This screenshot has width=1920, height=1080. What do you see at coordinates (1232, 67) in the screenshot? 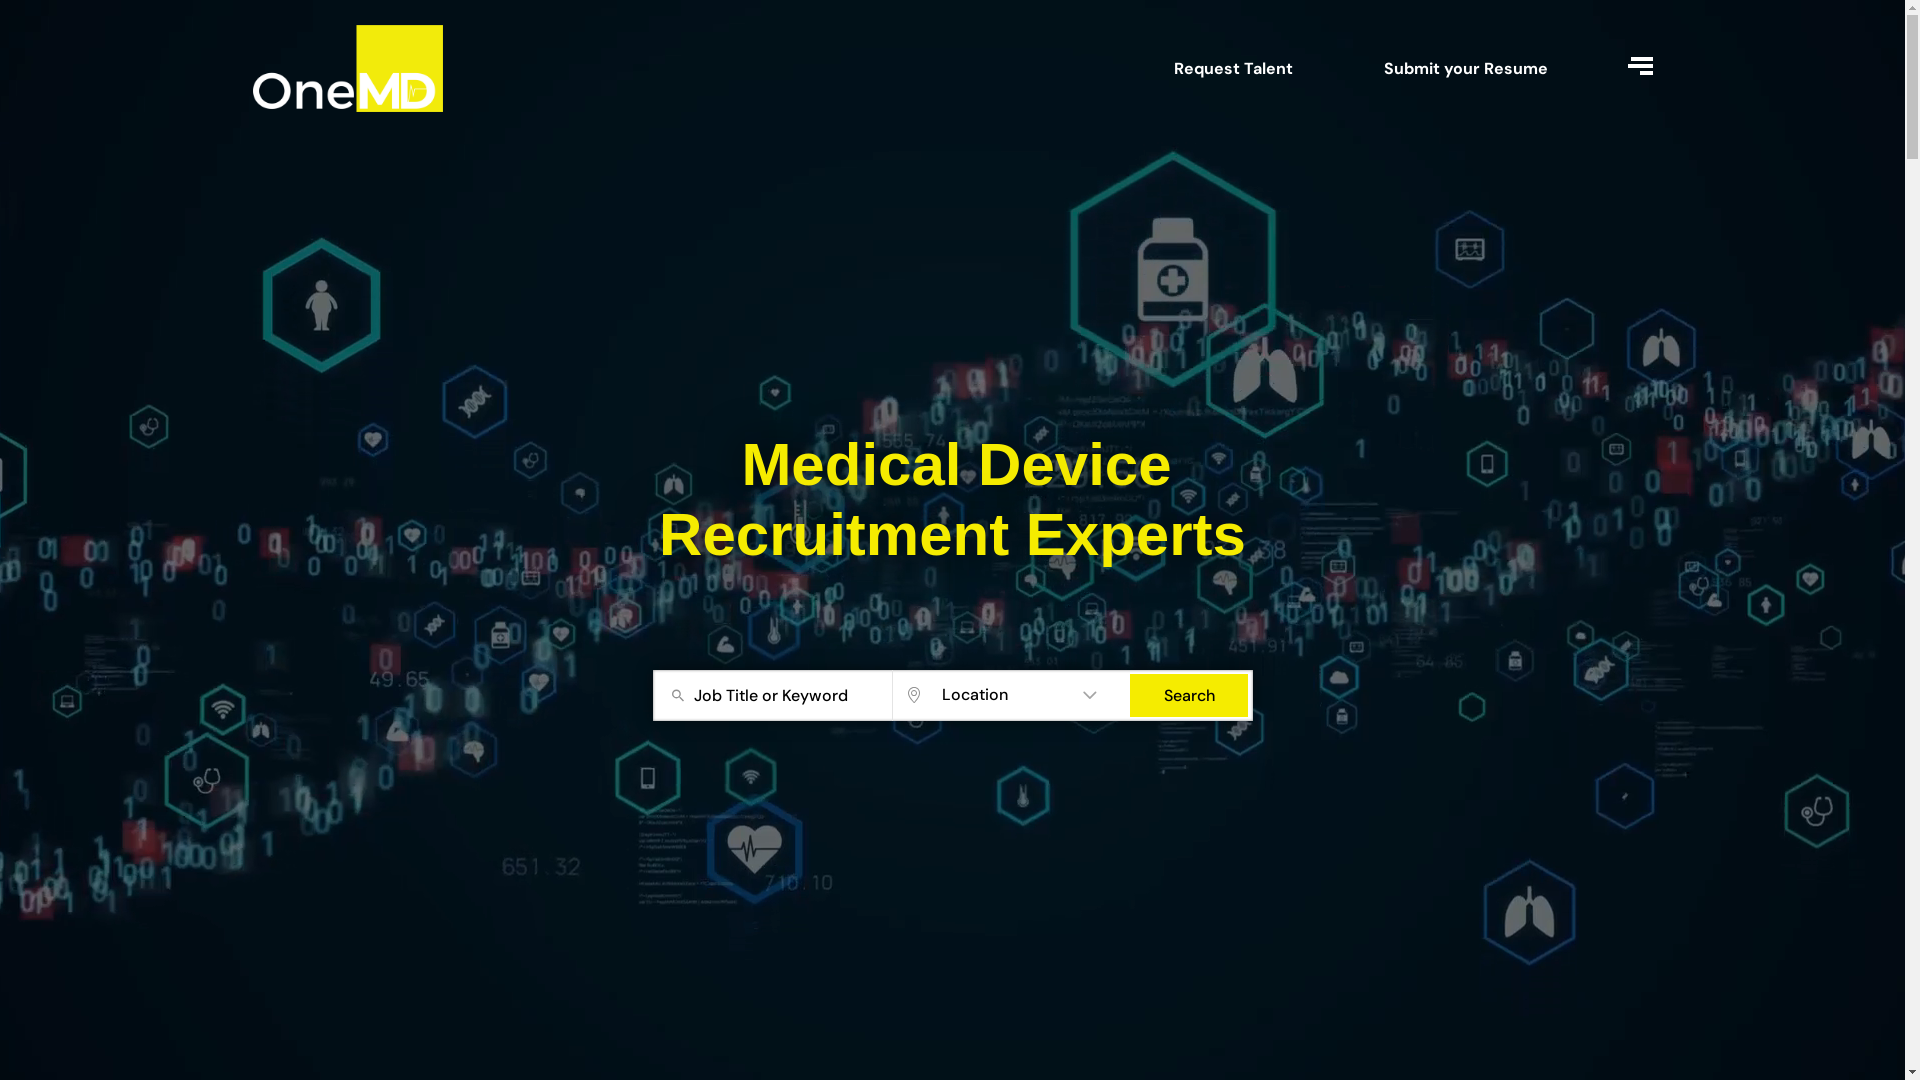
I see `'Request Talent'` at bounding box center [1232, 67].